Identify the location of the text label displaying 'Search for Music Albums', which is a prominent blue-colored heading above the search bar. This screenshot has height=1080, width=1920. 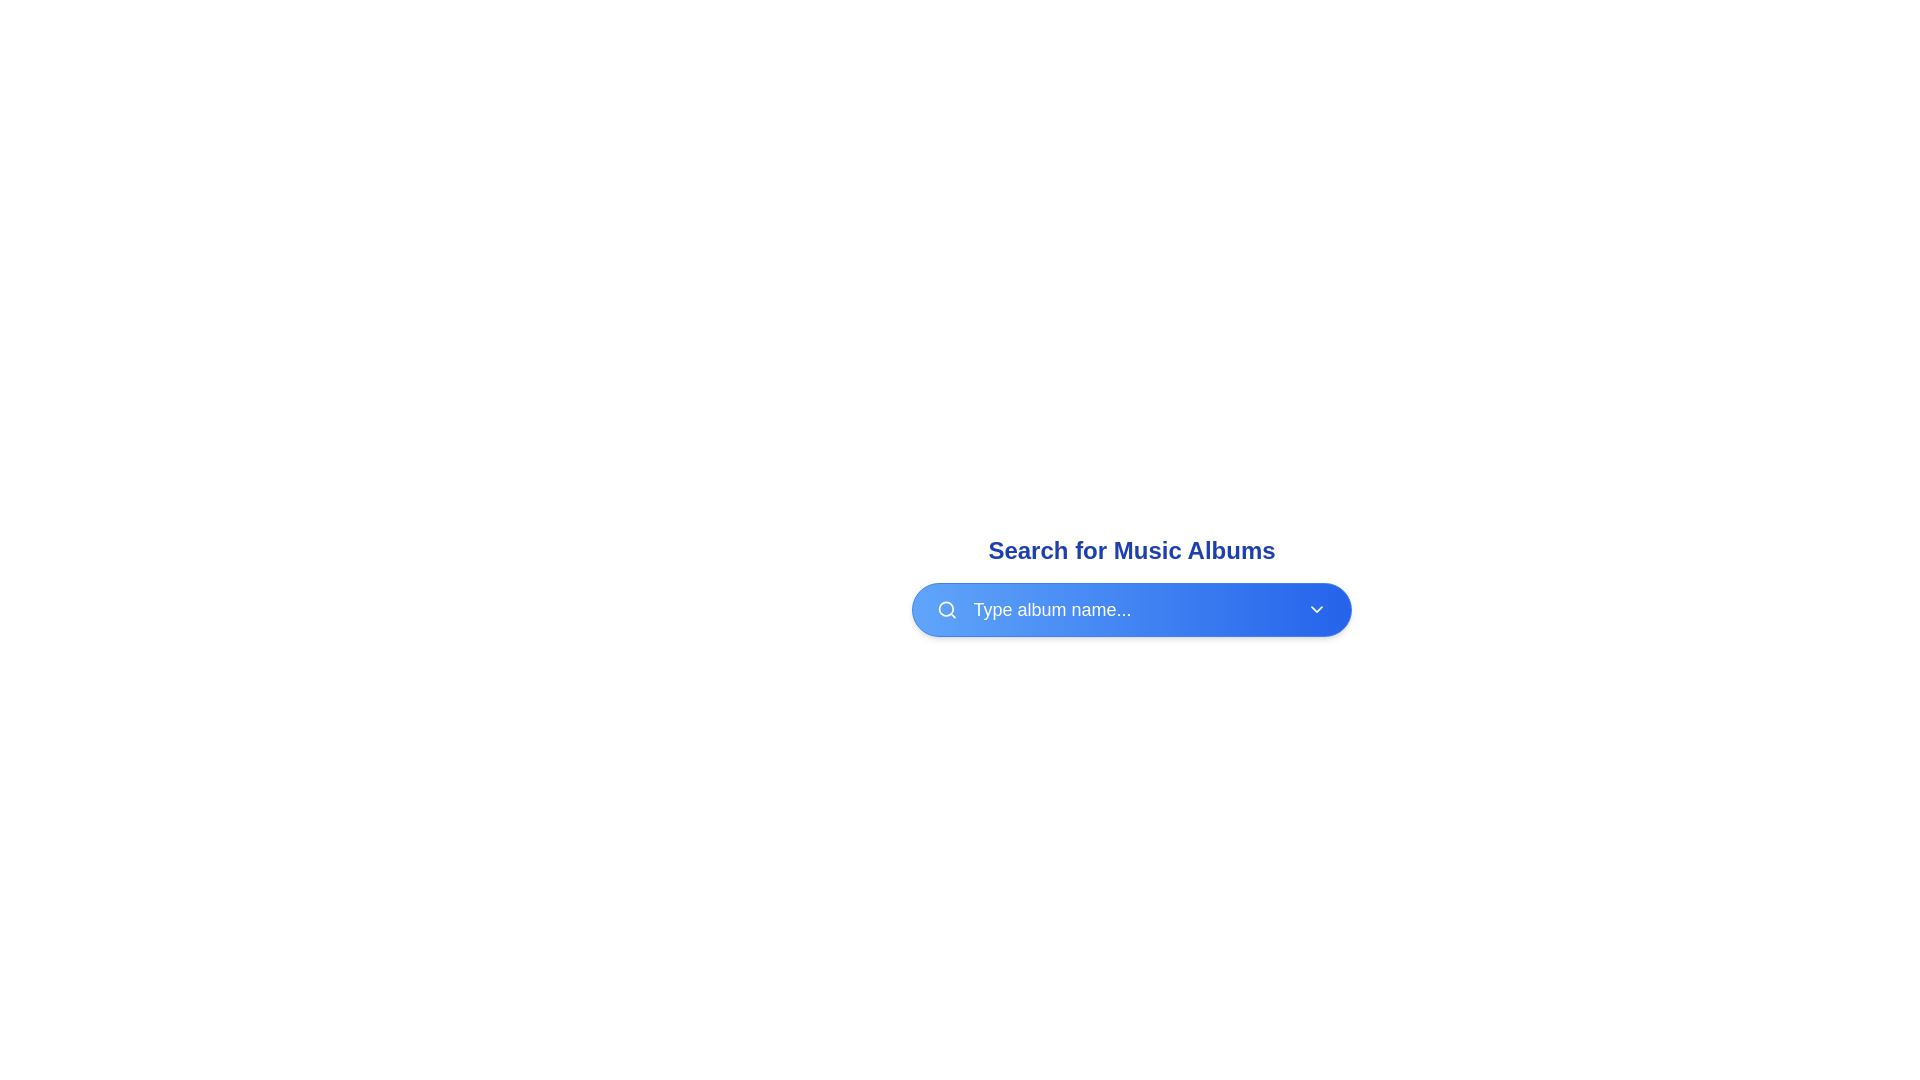
(1132, 551).